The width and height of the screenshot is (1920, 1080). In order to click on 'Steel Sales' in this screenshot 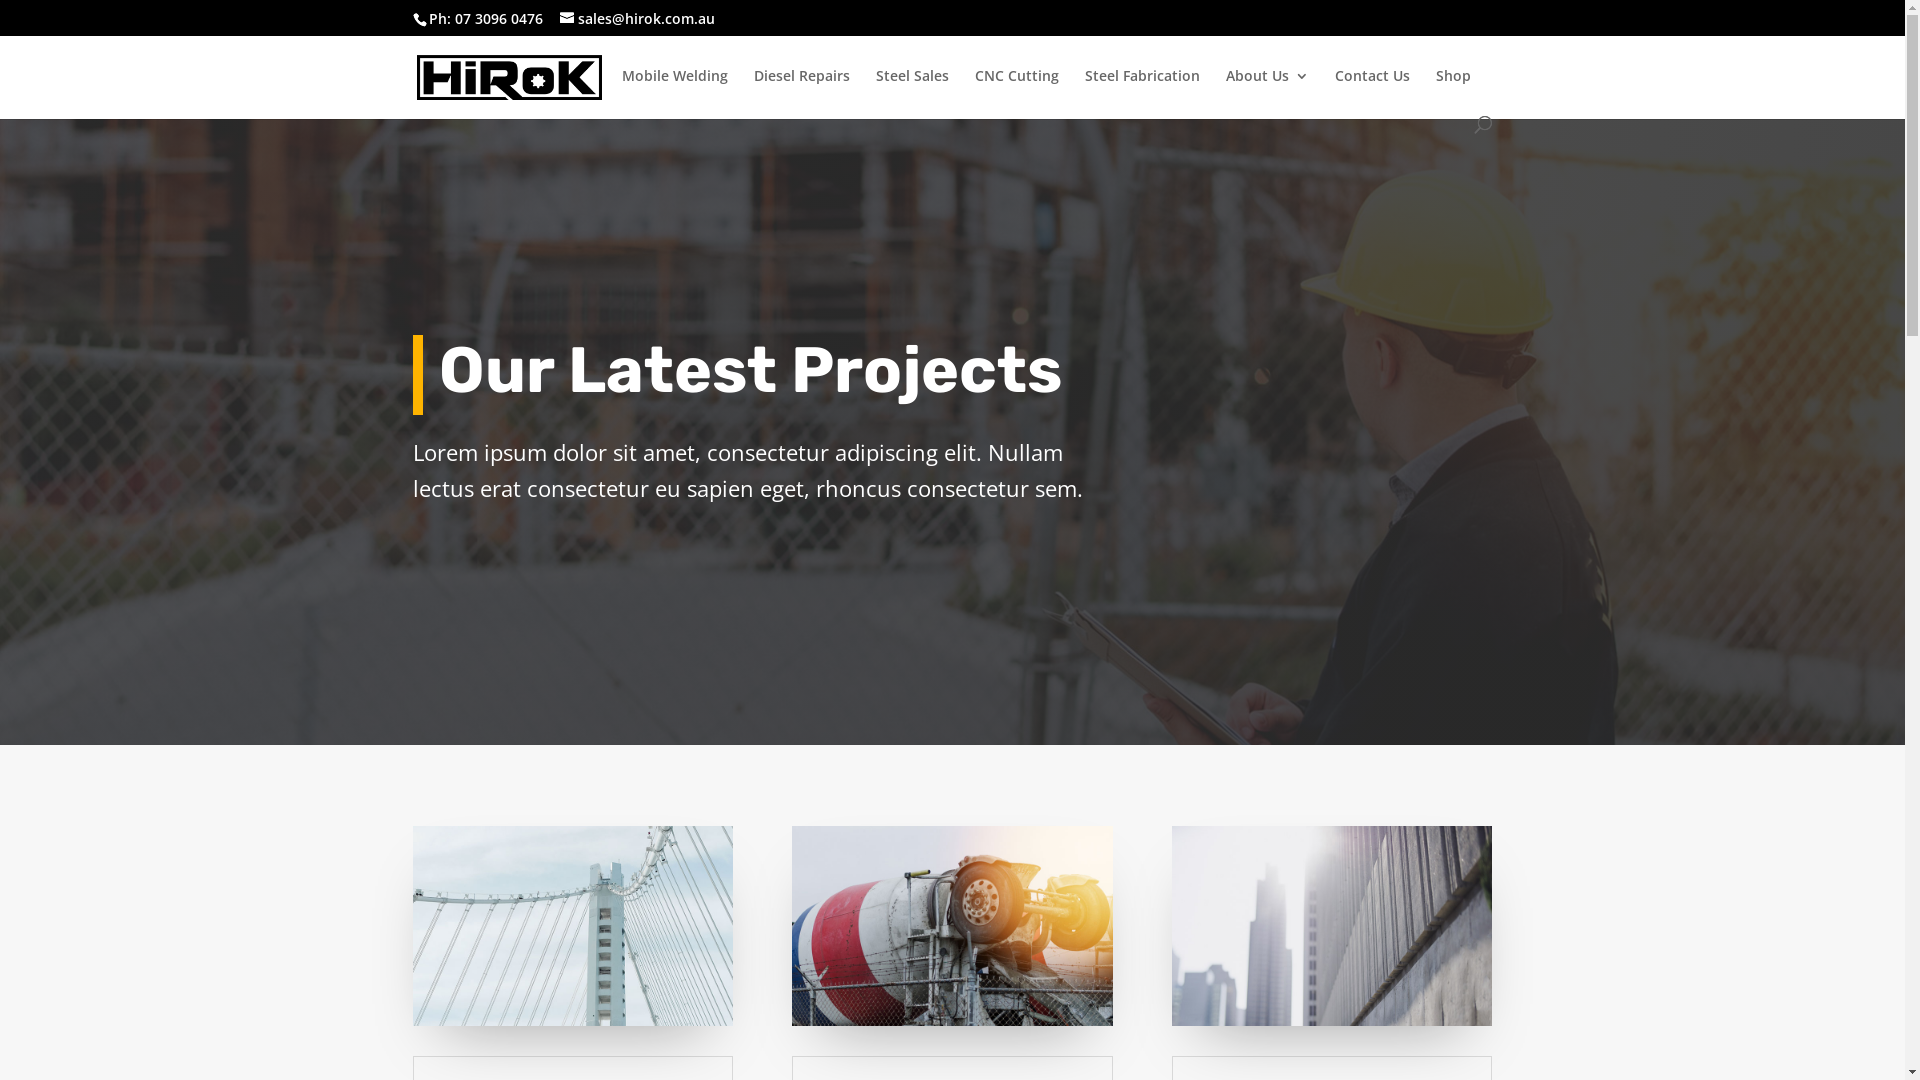, I will do `click(911, 92)`.